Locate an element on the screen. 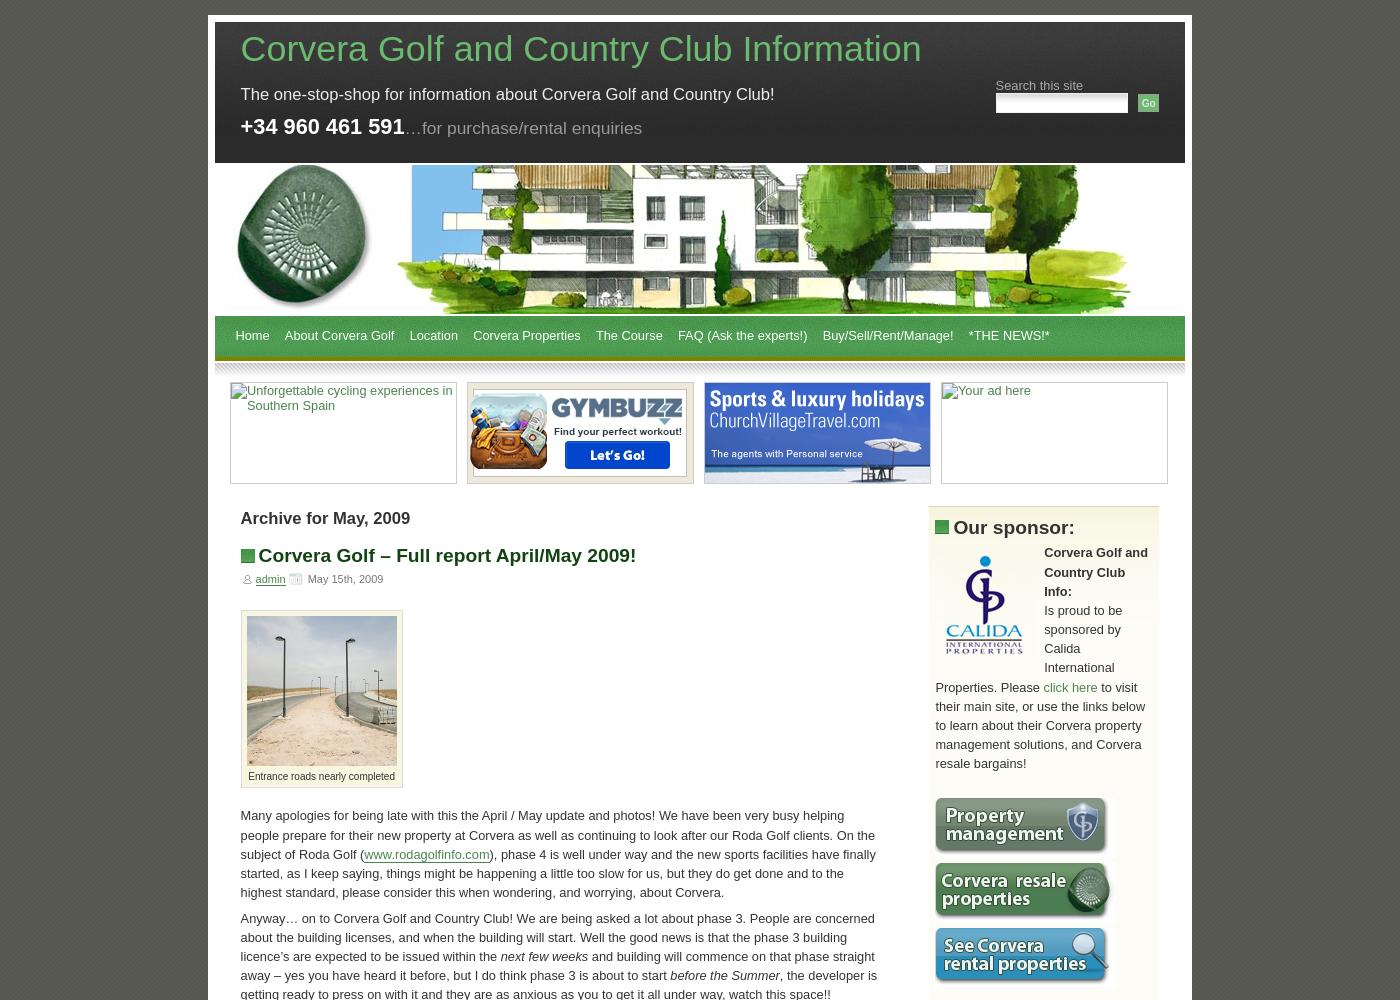 The height and width of the screenshot is (1000, 1400). 'Corvera Properties' is located at coordinates (473, 334).